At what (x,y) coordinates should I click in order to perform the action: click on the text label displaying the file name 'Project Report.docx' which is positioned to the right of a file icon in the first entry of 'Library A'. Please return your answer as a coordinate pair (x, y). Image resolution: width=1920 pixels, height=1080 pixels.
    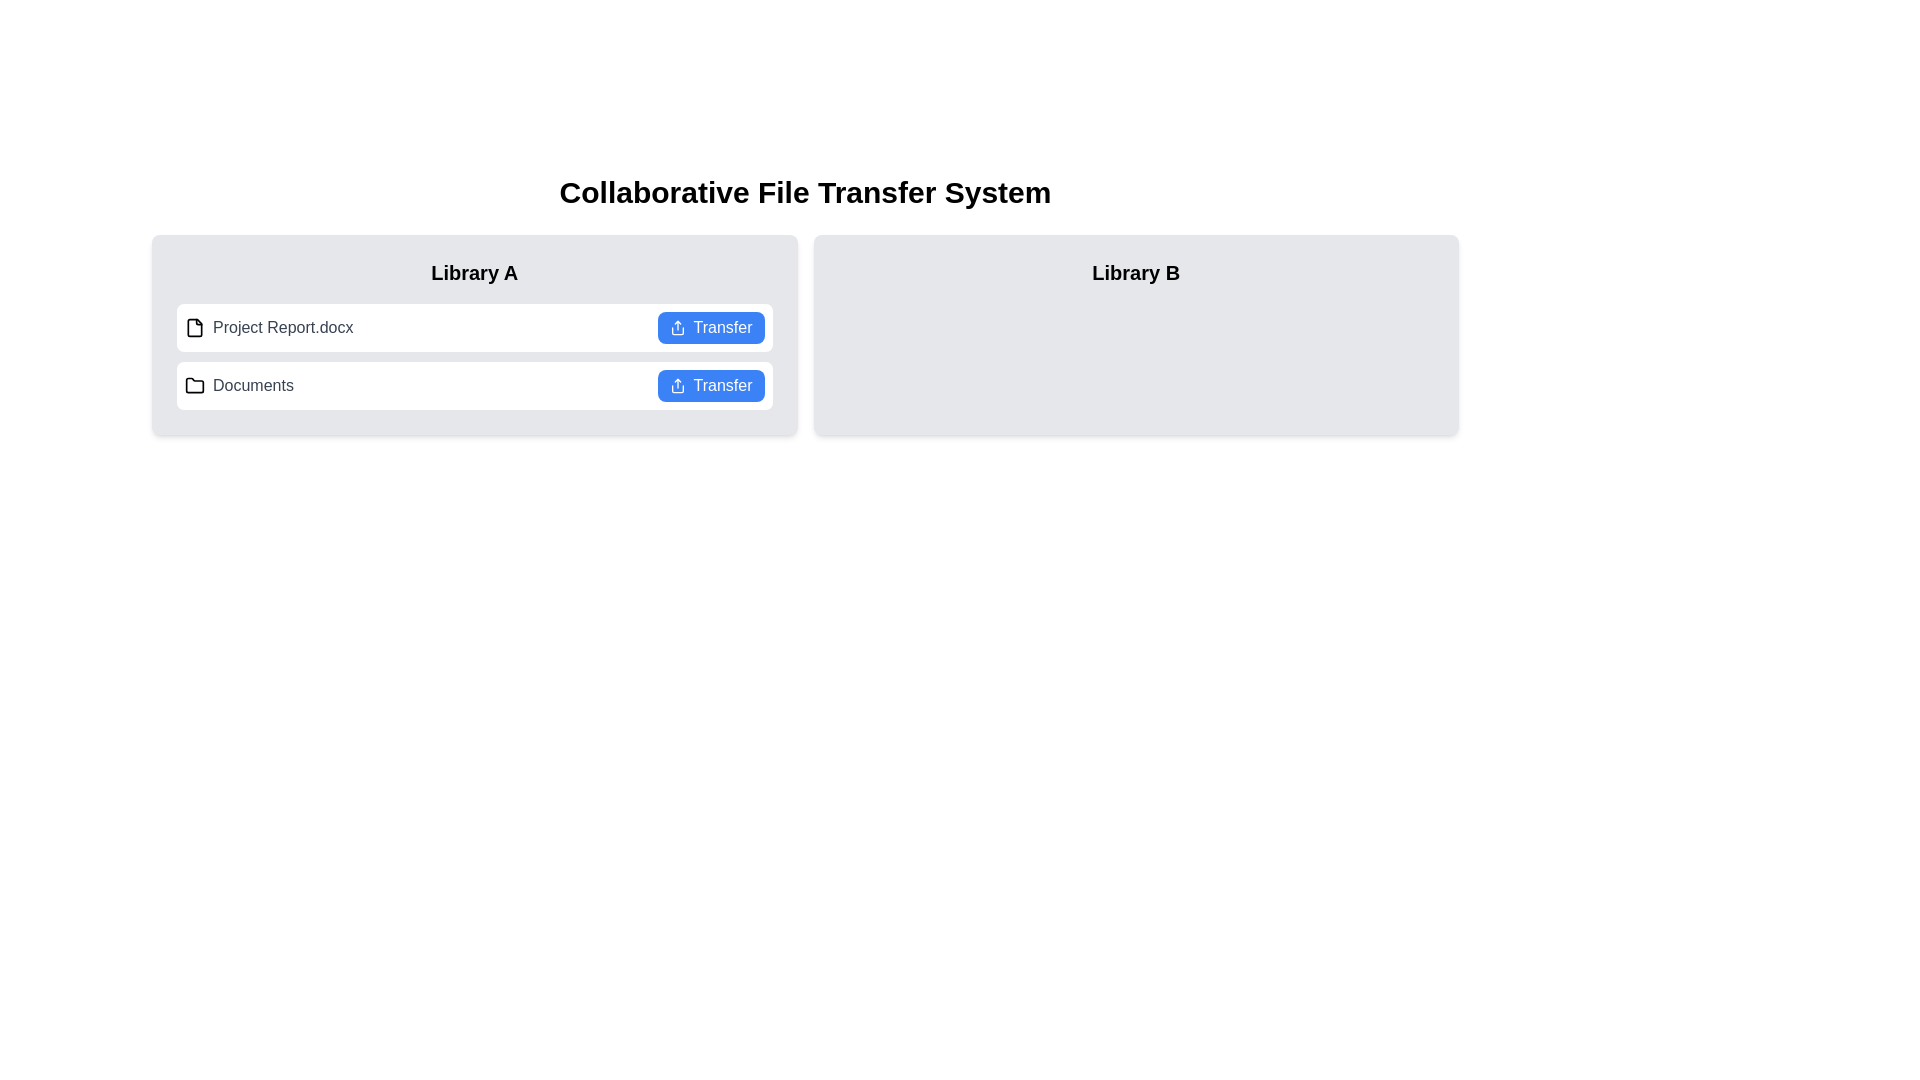
    Looking at the image, I should click on (282, 326).